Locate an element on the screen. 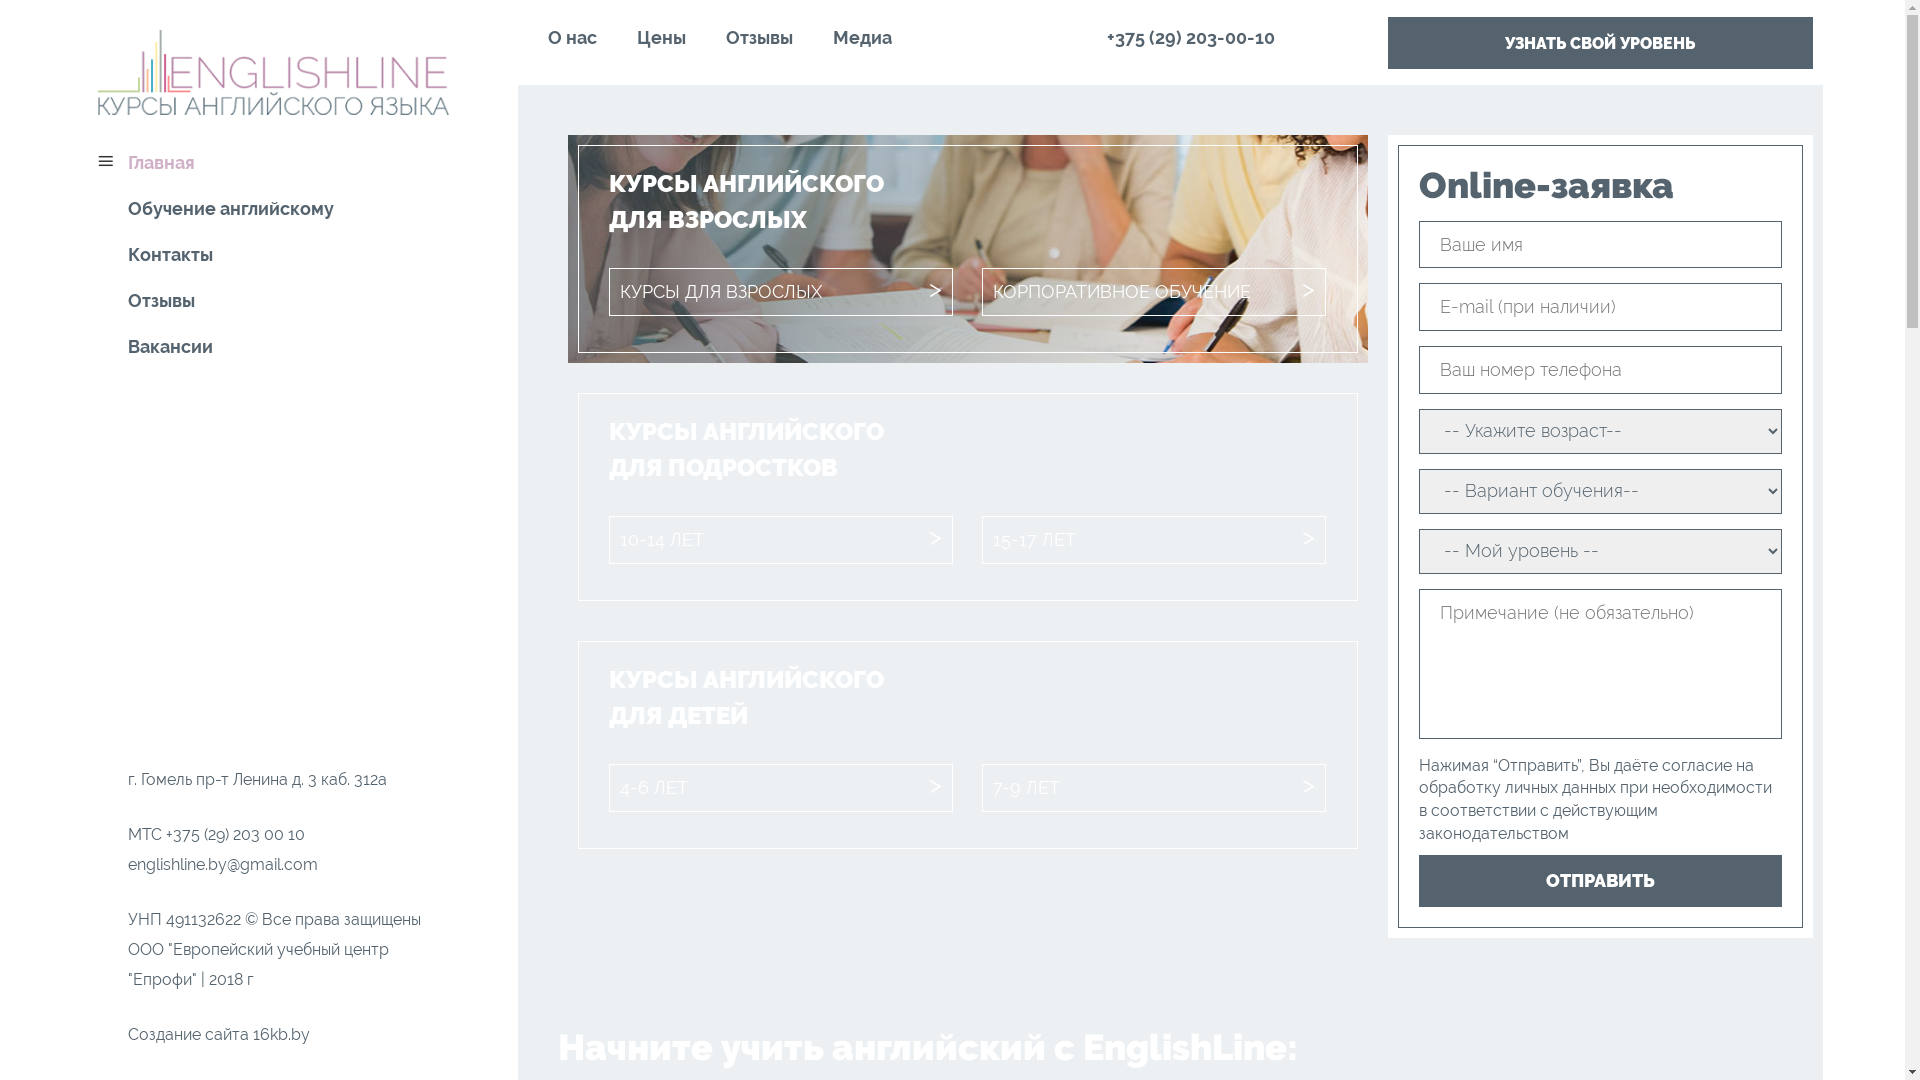  'Skip to content' is located at coordinates (81, 0).